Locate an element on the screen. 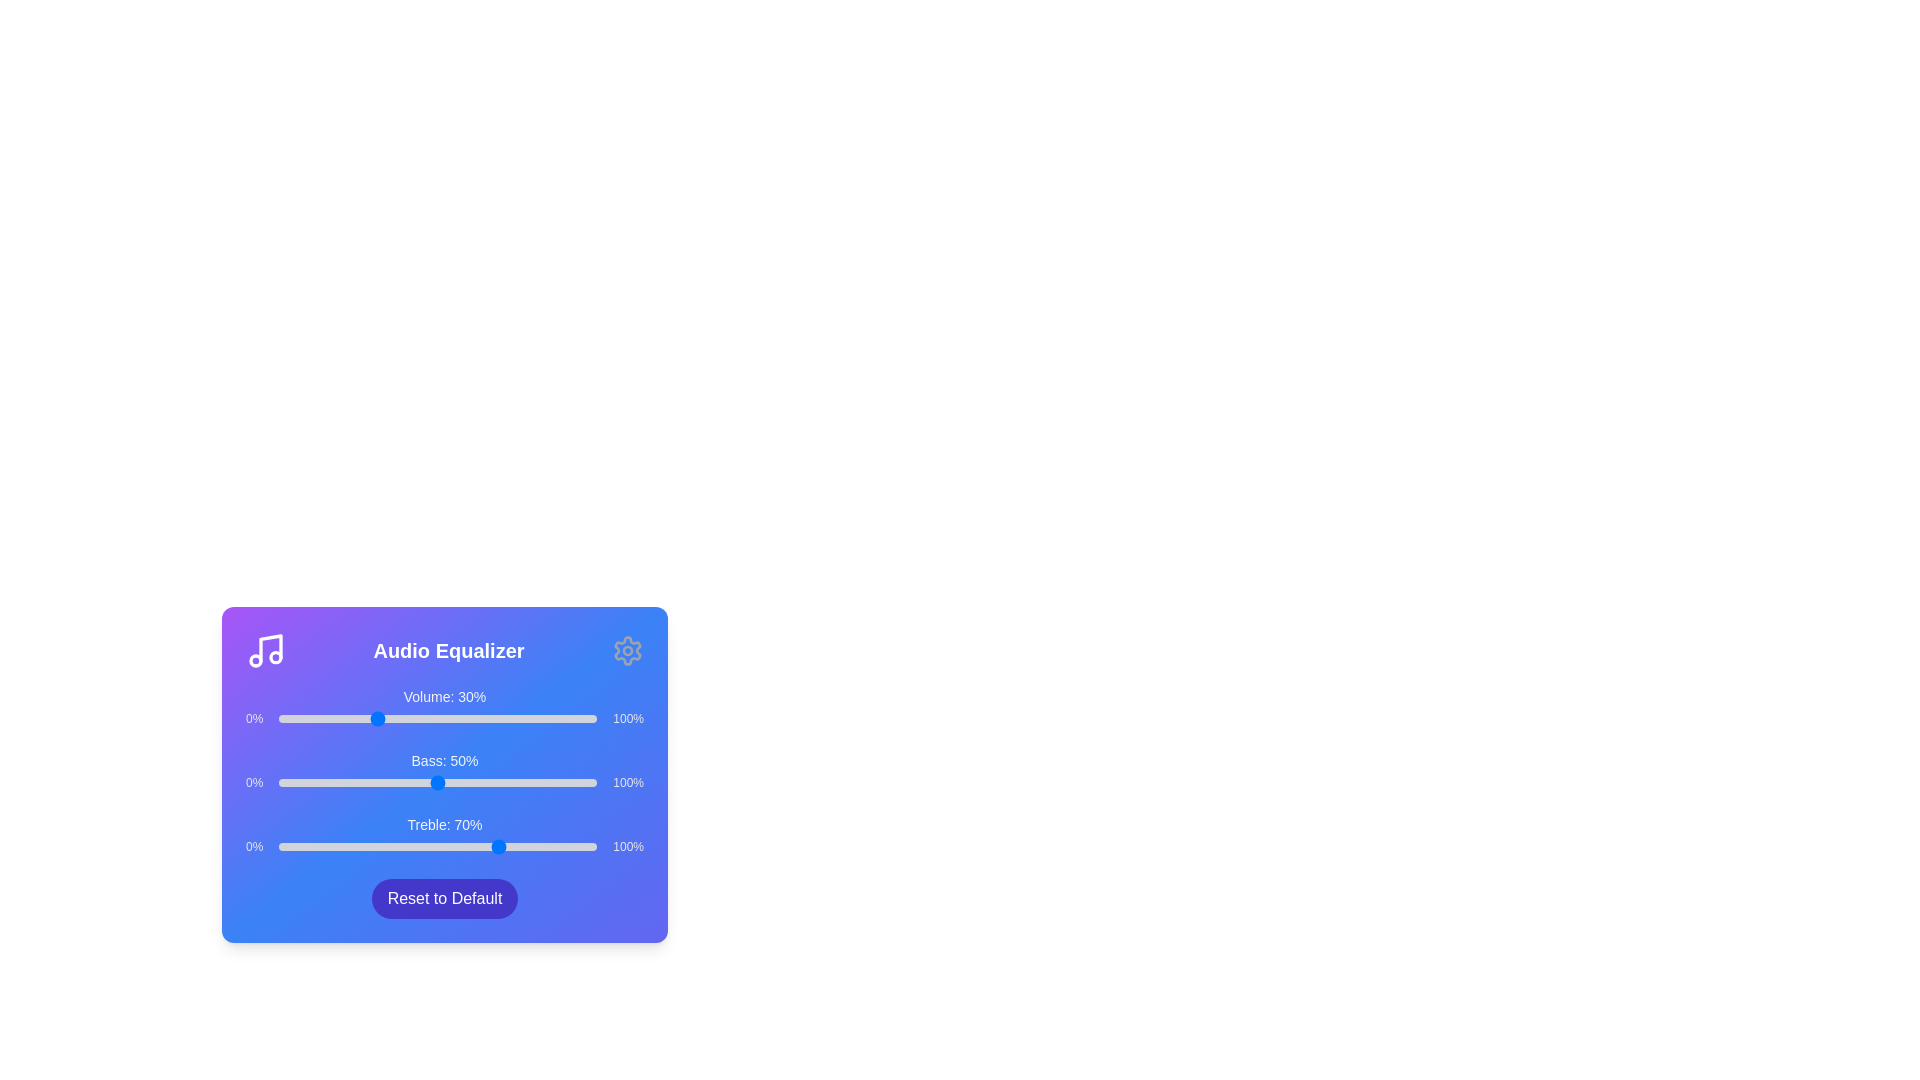  the Treble slider to 82% is located at coordinates (540, 847).